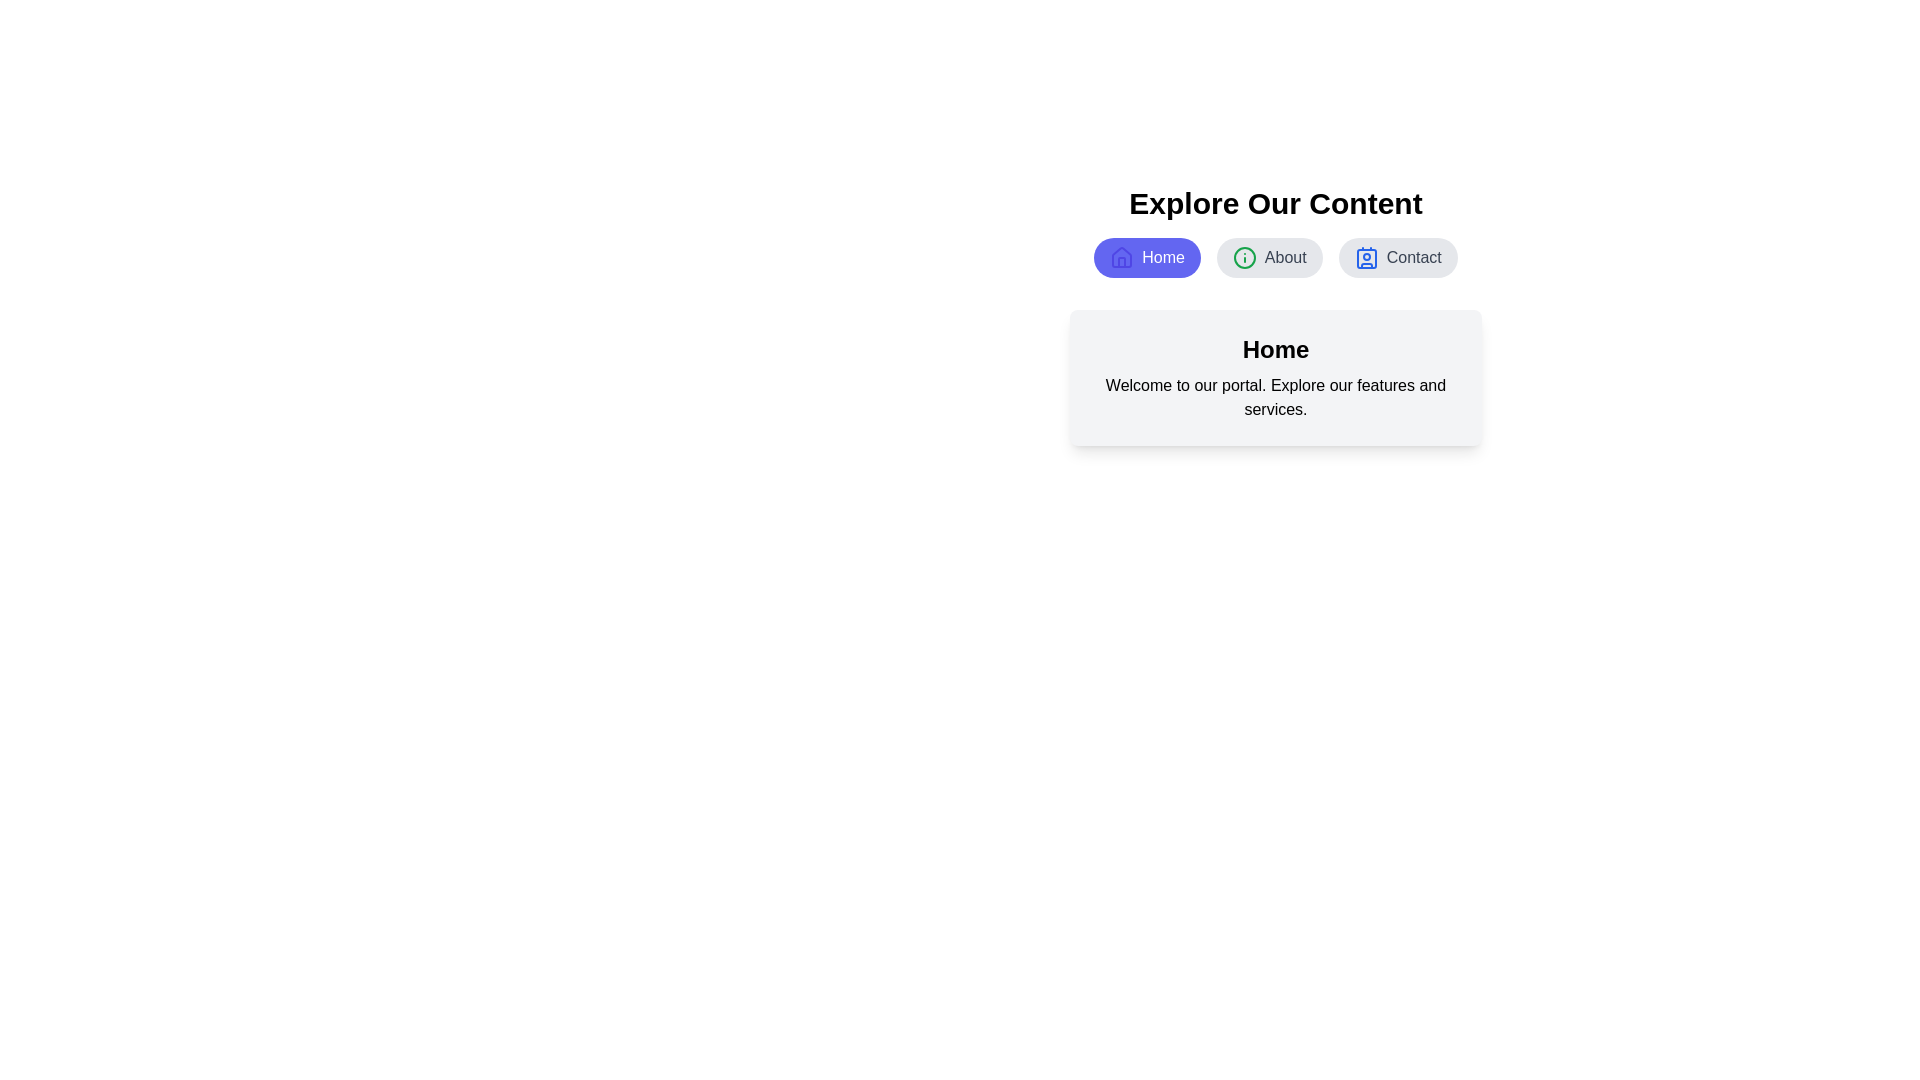 Image resolution: width=1920 pixels, height=1080 pixels. What do you see at coordinates (1147, 257) in the screenshot?
I see `the Home tab by clicking its button` at bounding box center [1147, 257].